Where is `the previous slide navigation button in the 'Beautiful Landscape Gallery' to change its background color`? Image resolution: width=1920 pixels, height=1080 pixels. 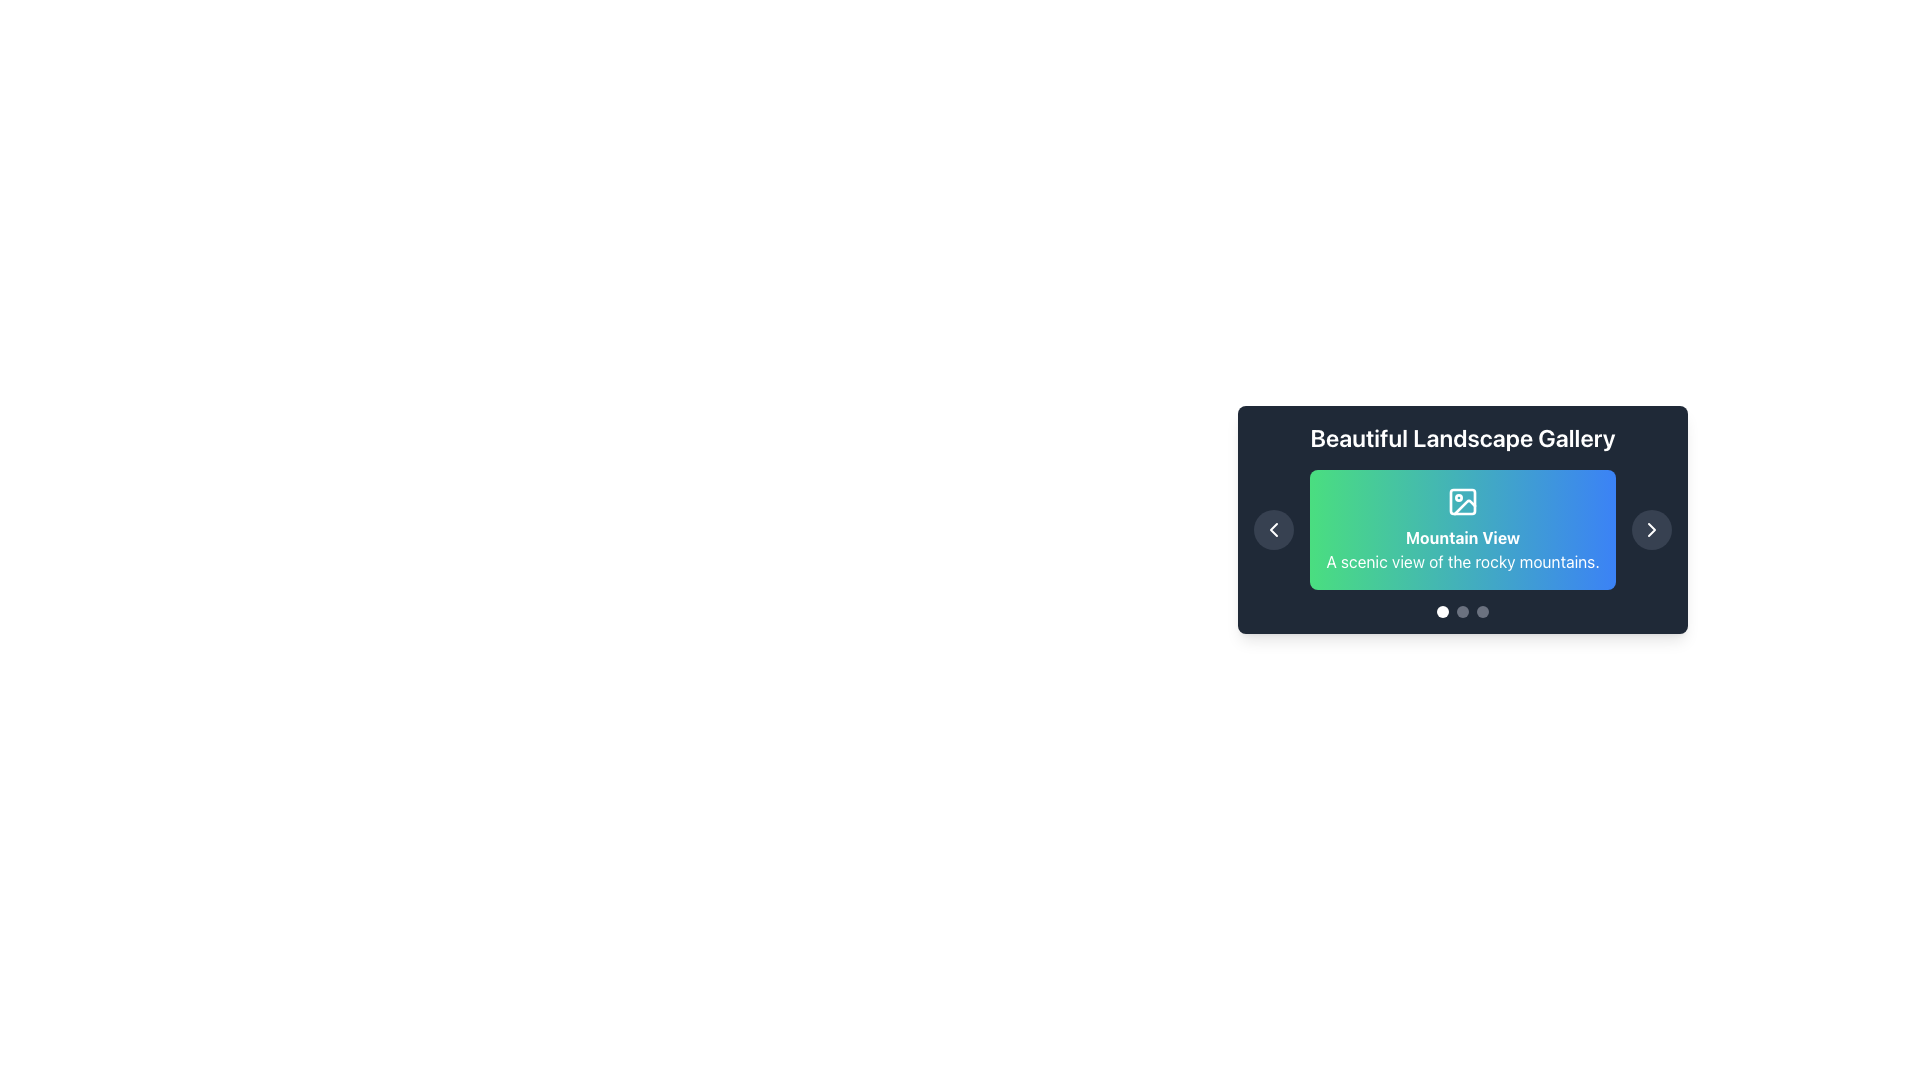
the previous slide navigation button in the 'Beautiful Landscape Gallery' to change its background color is located at coordinates (1272, 528).